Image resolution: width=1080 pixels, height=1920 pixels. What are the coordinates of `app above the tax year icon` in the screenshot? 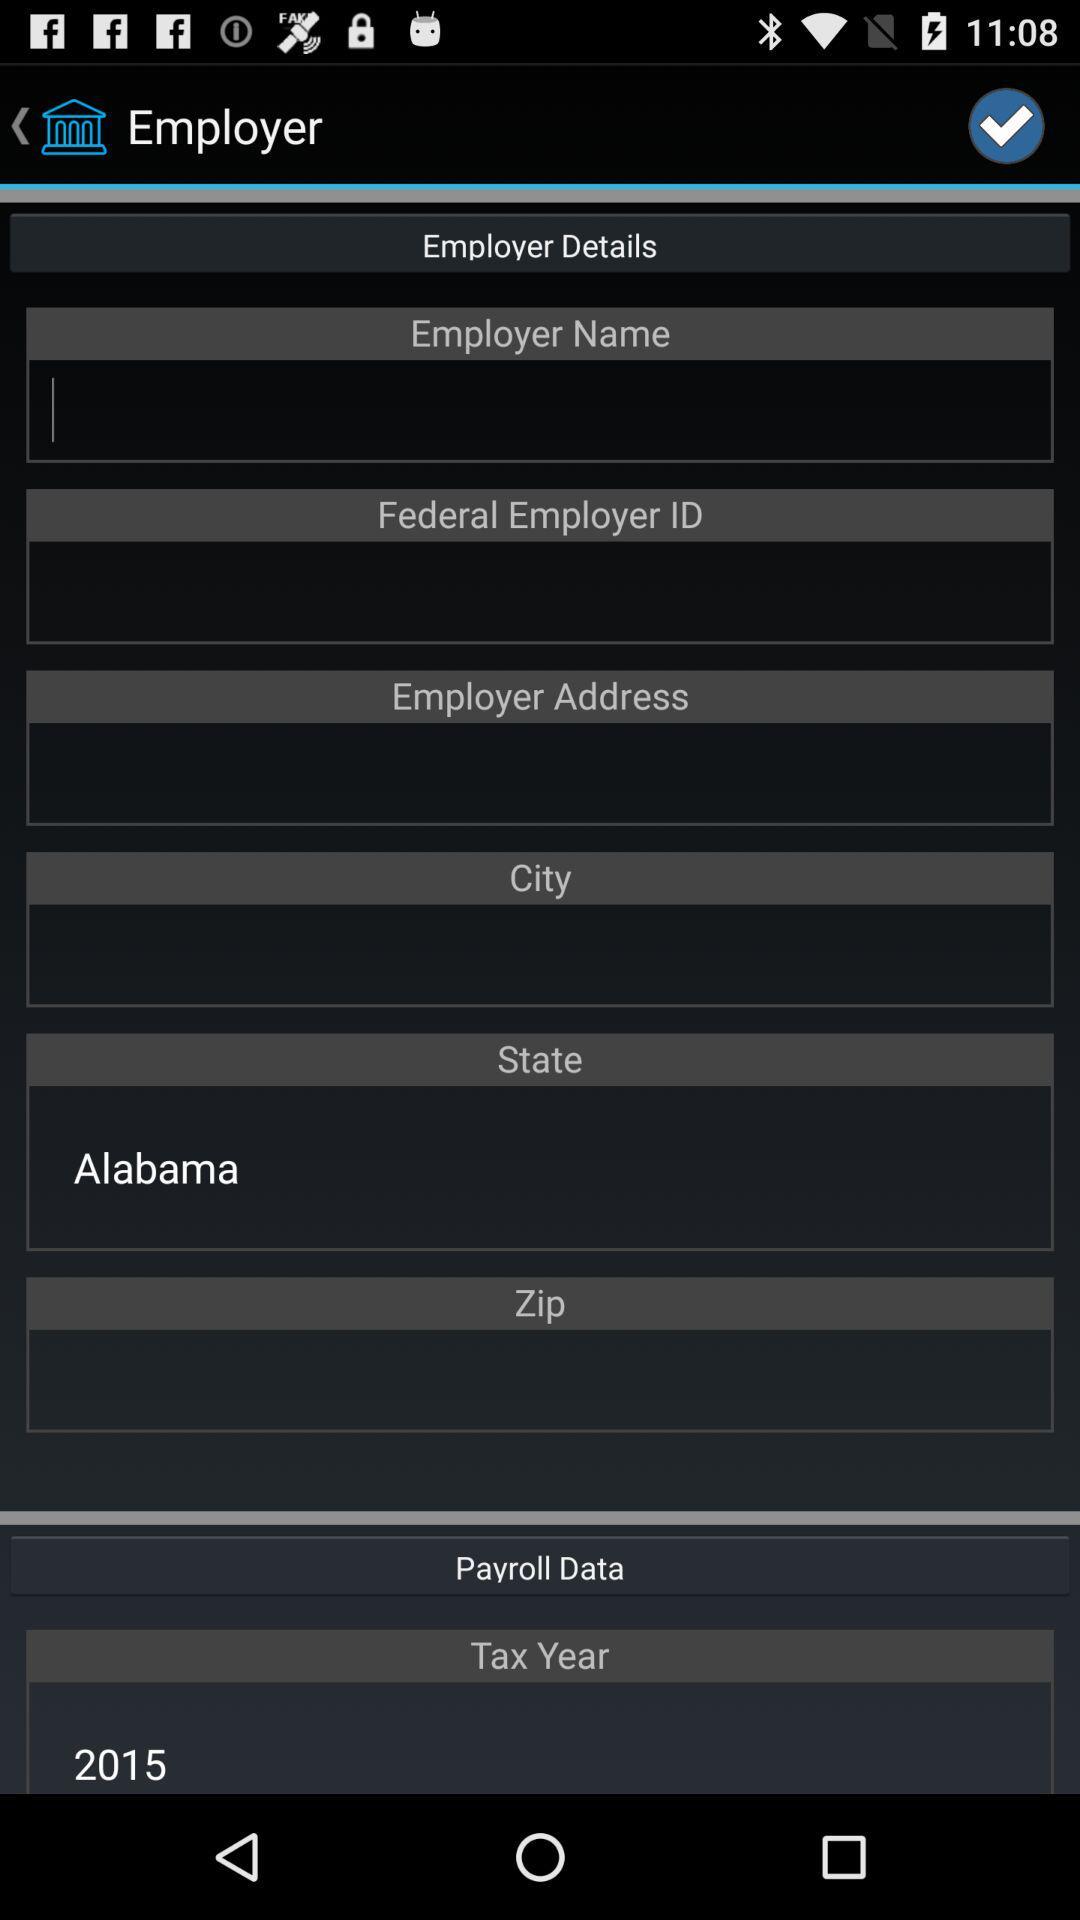 It's located at (540, 1563).